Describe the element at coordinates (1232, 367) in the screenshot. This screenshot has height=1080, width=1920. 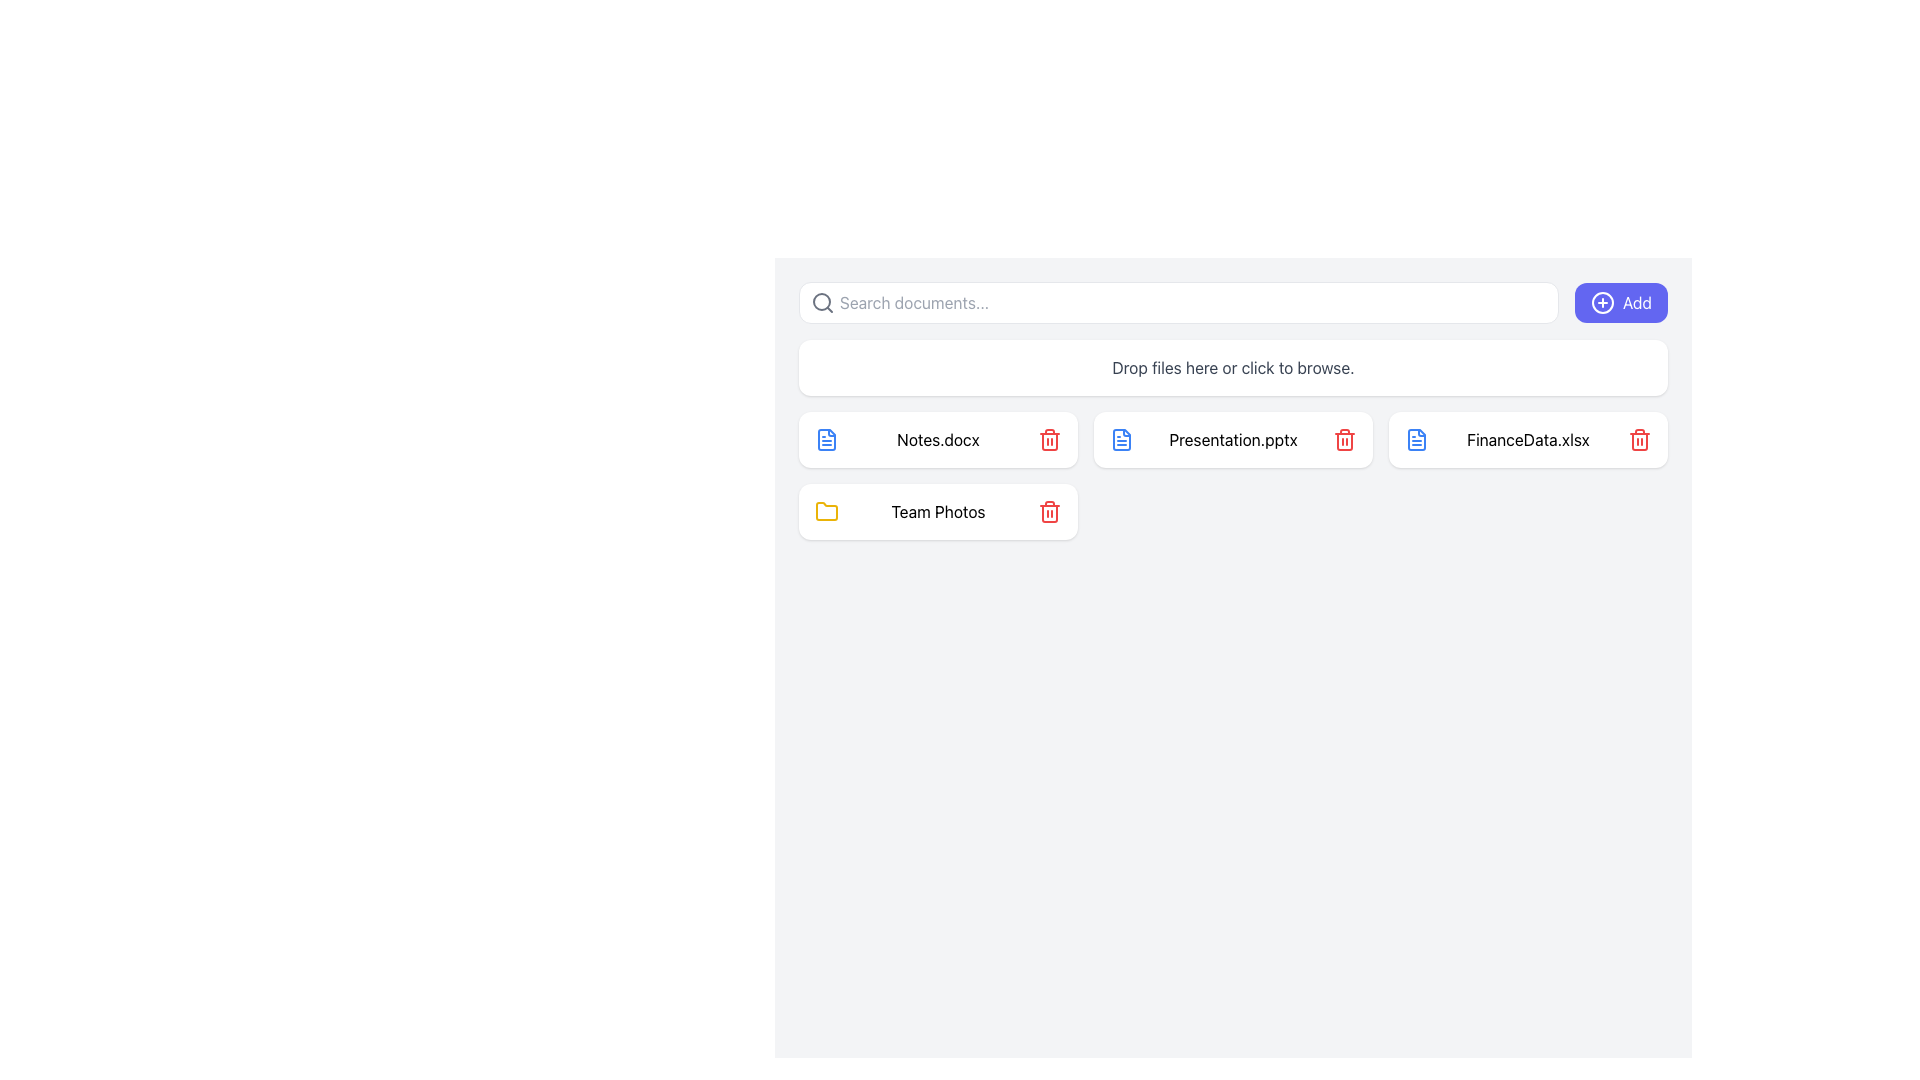
I see `the instructional Label element for file uploading, located near the top of the main content area, below the search bar, and above the grid-like display of file items` at that location.